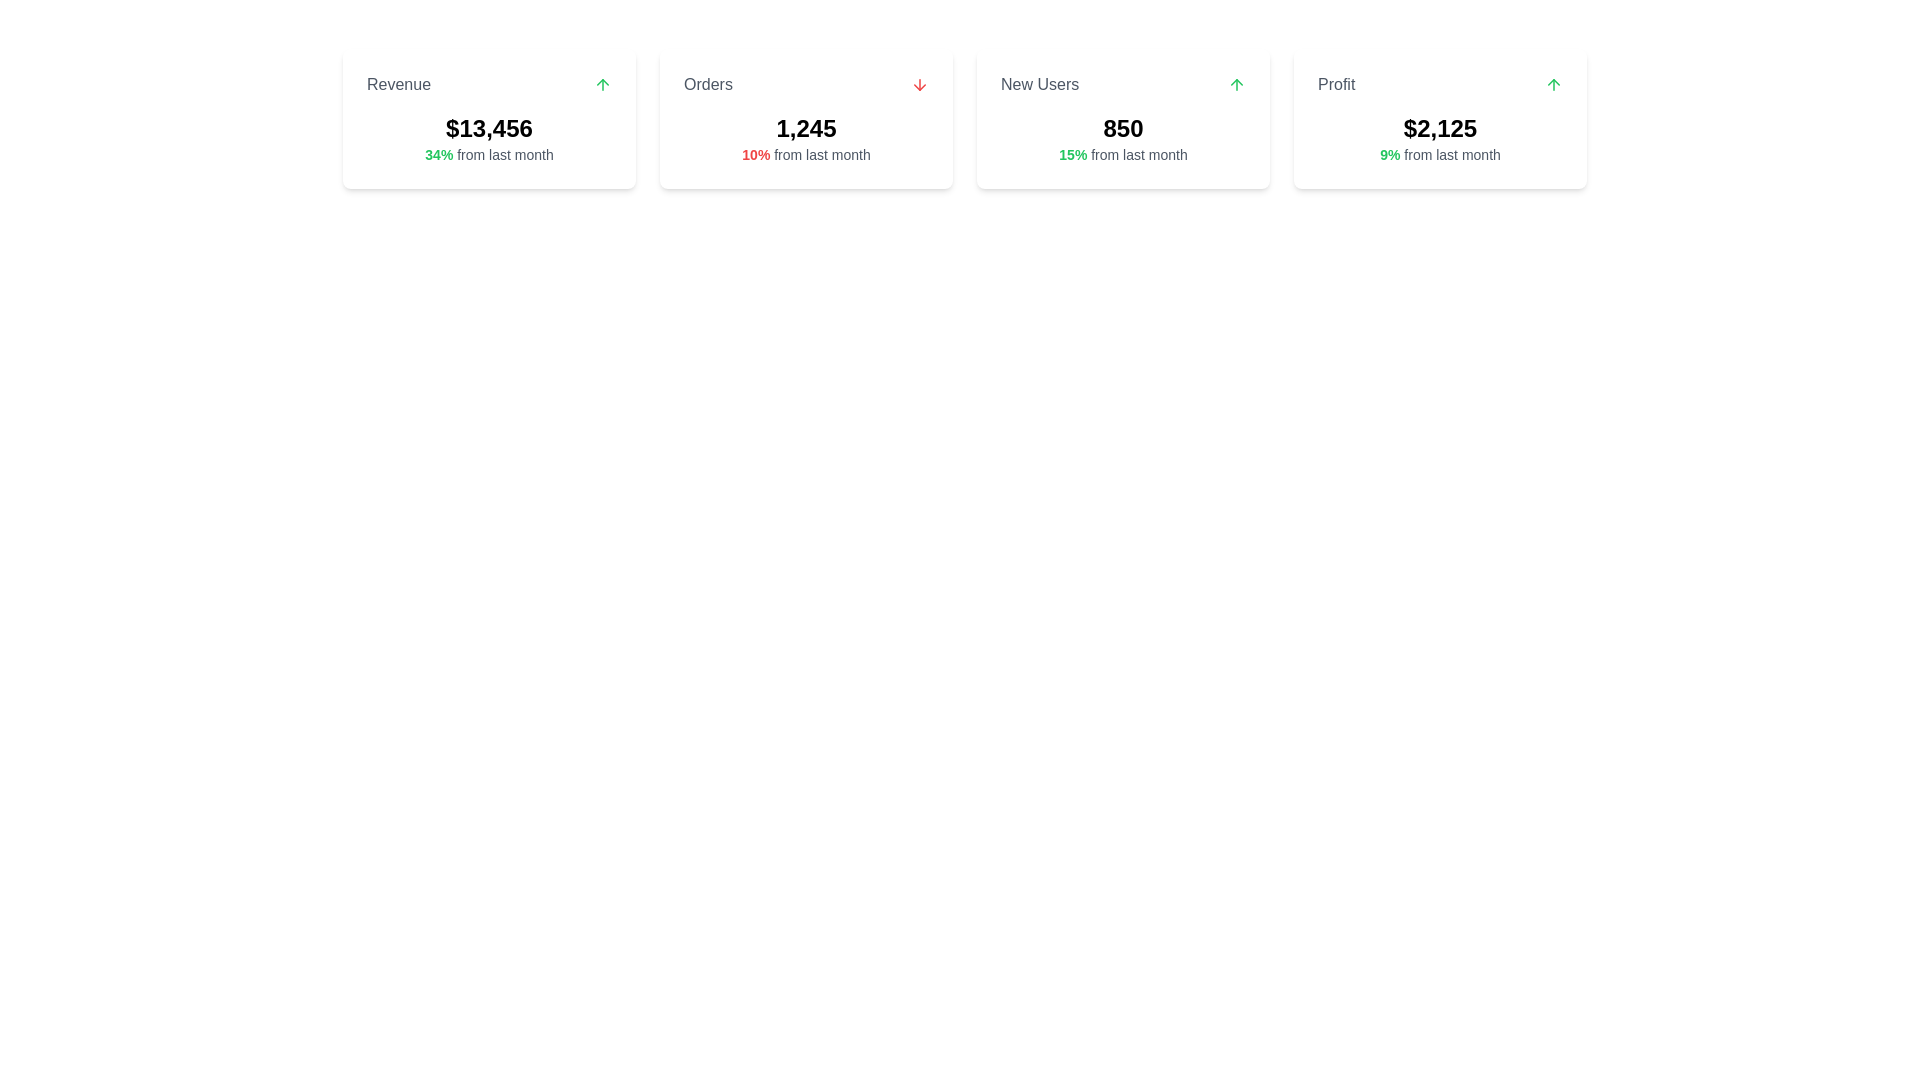 Image resolution: width=1920 pixels, height=1080 pixels. Describe the element at coordinates (1440, 153) in the screenshot. I see `the text label indicating the percentage change in profit, located at the bottom of the 'Profit' card, below the '$2,125' text` at that location.